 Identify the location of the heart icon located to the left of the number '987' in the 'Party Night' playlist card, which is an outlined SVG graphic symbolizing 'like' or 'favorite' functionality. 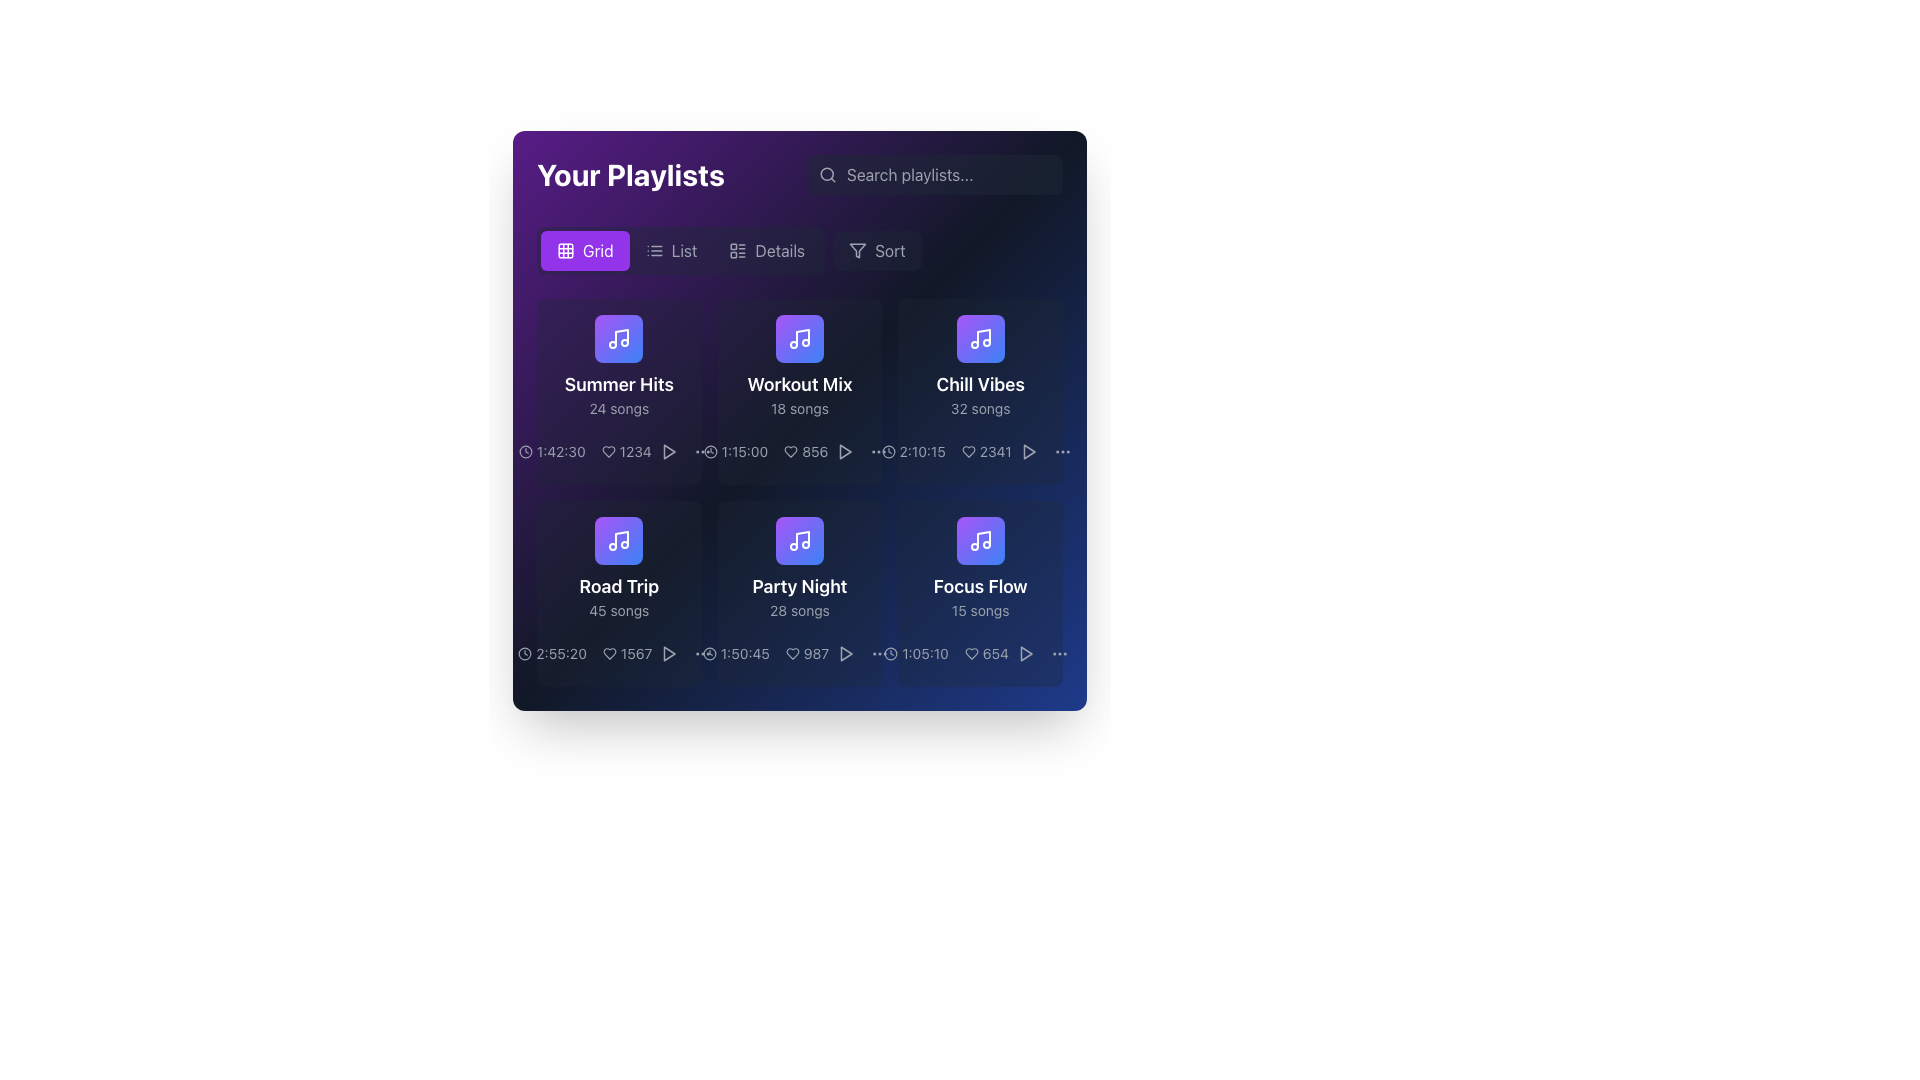
(791, 654).